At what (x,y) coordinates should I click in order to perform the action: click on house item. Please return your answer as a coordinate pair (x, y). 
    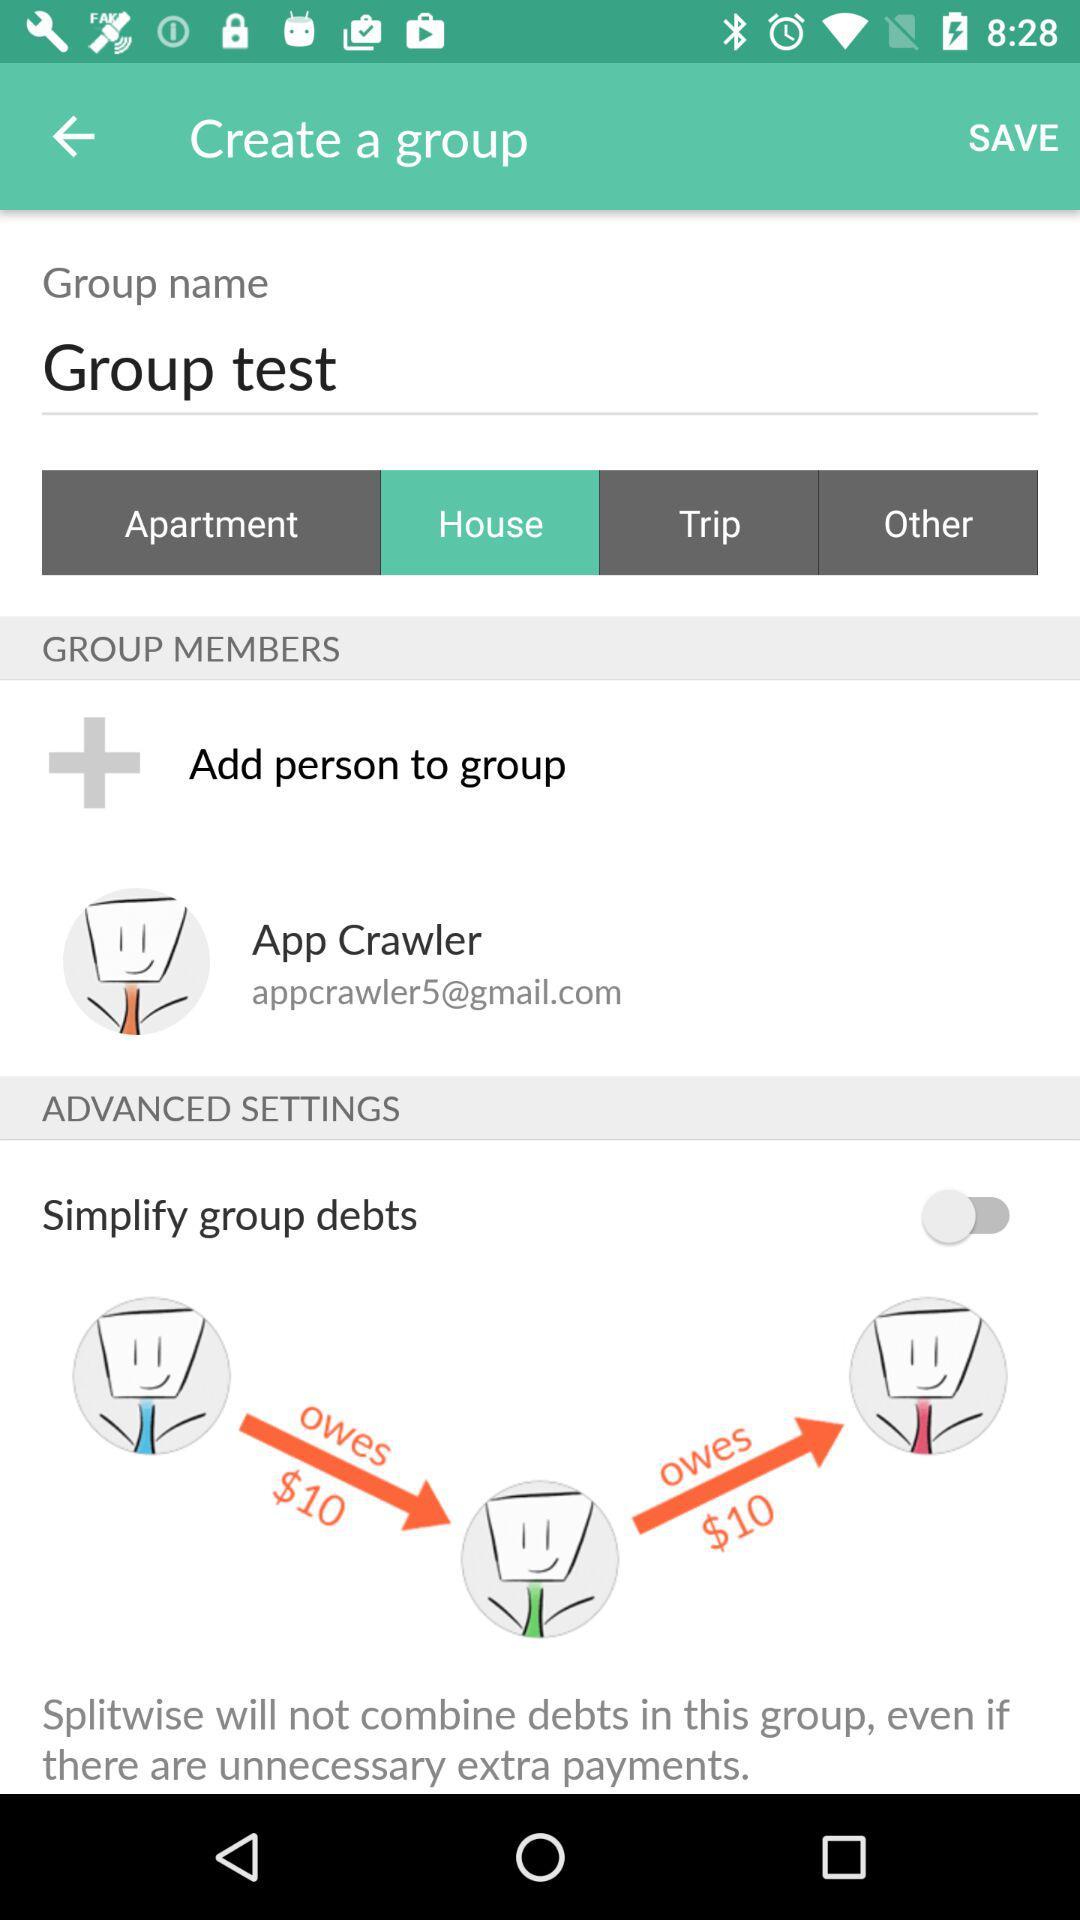
    Looking at the image, I should click on (490, 522).